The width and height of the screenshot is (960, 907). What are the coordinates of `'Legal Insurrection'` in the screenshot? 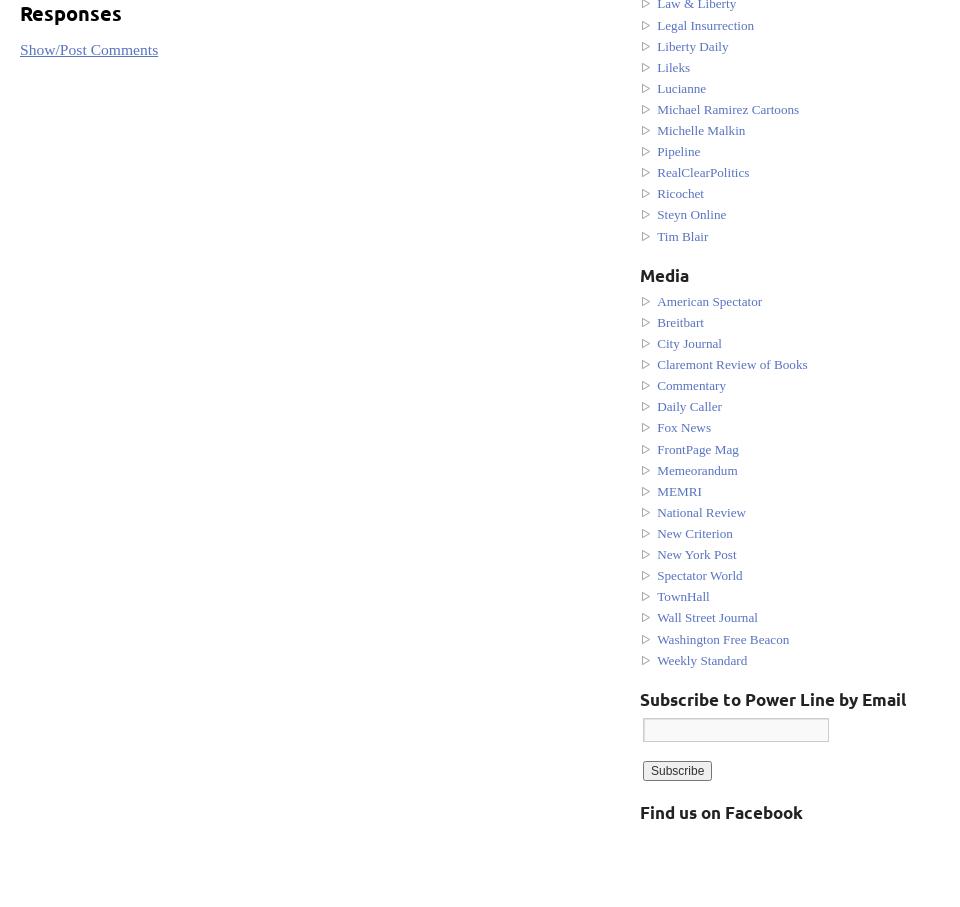 It's located at (705, 23).